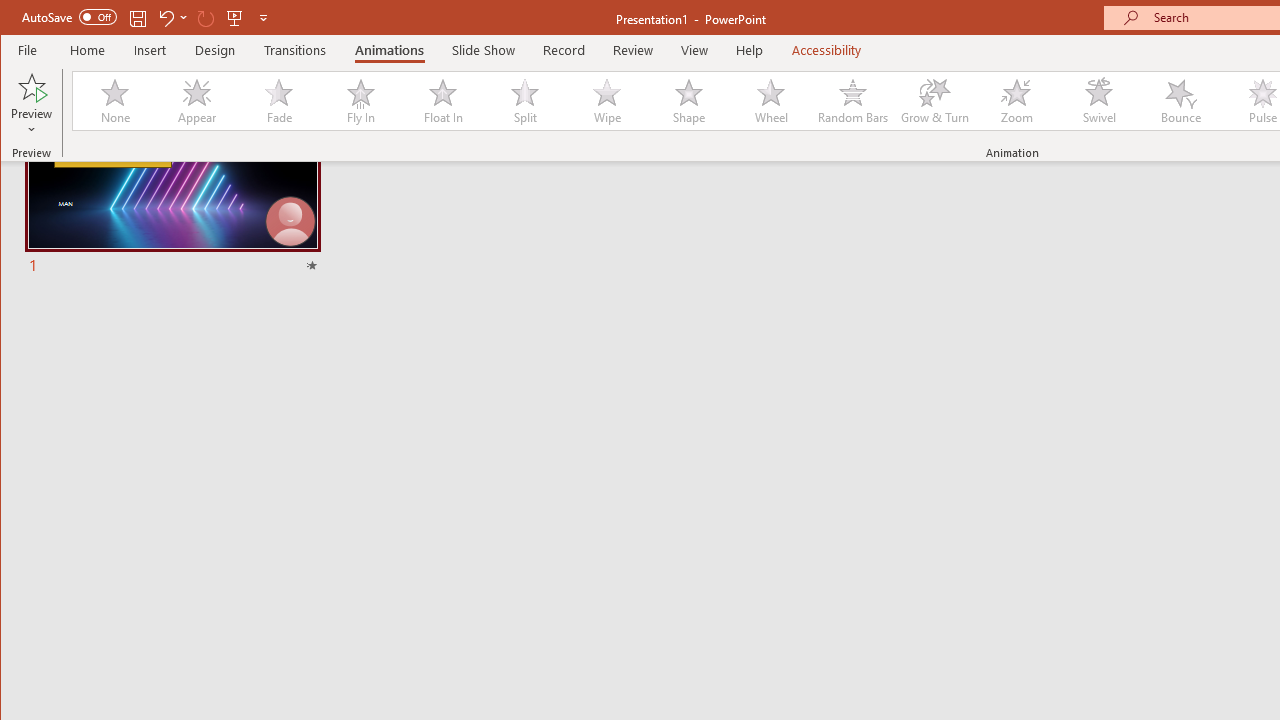  What do you see at coordinates (137, 17) in the screenshot?
I see `'Save'` at bounding box center [137, 17].